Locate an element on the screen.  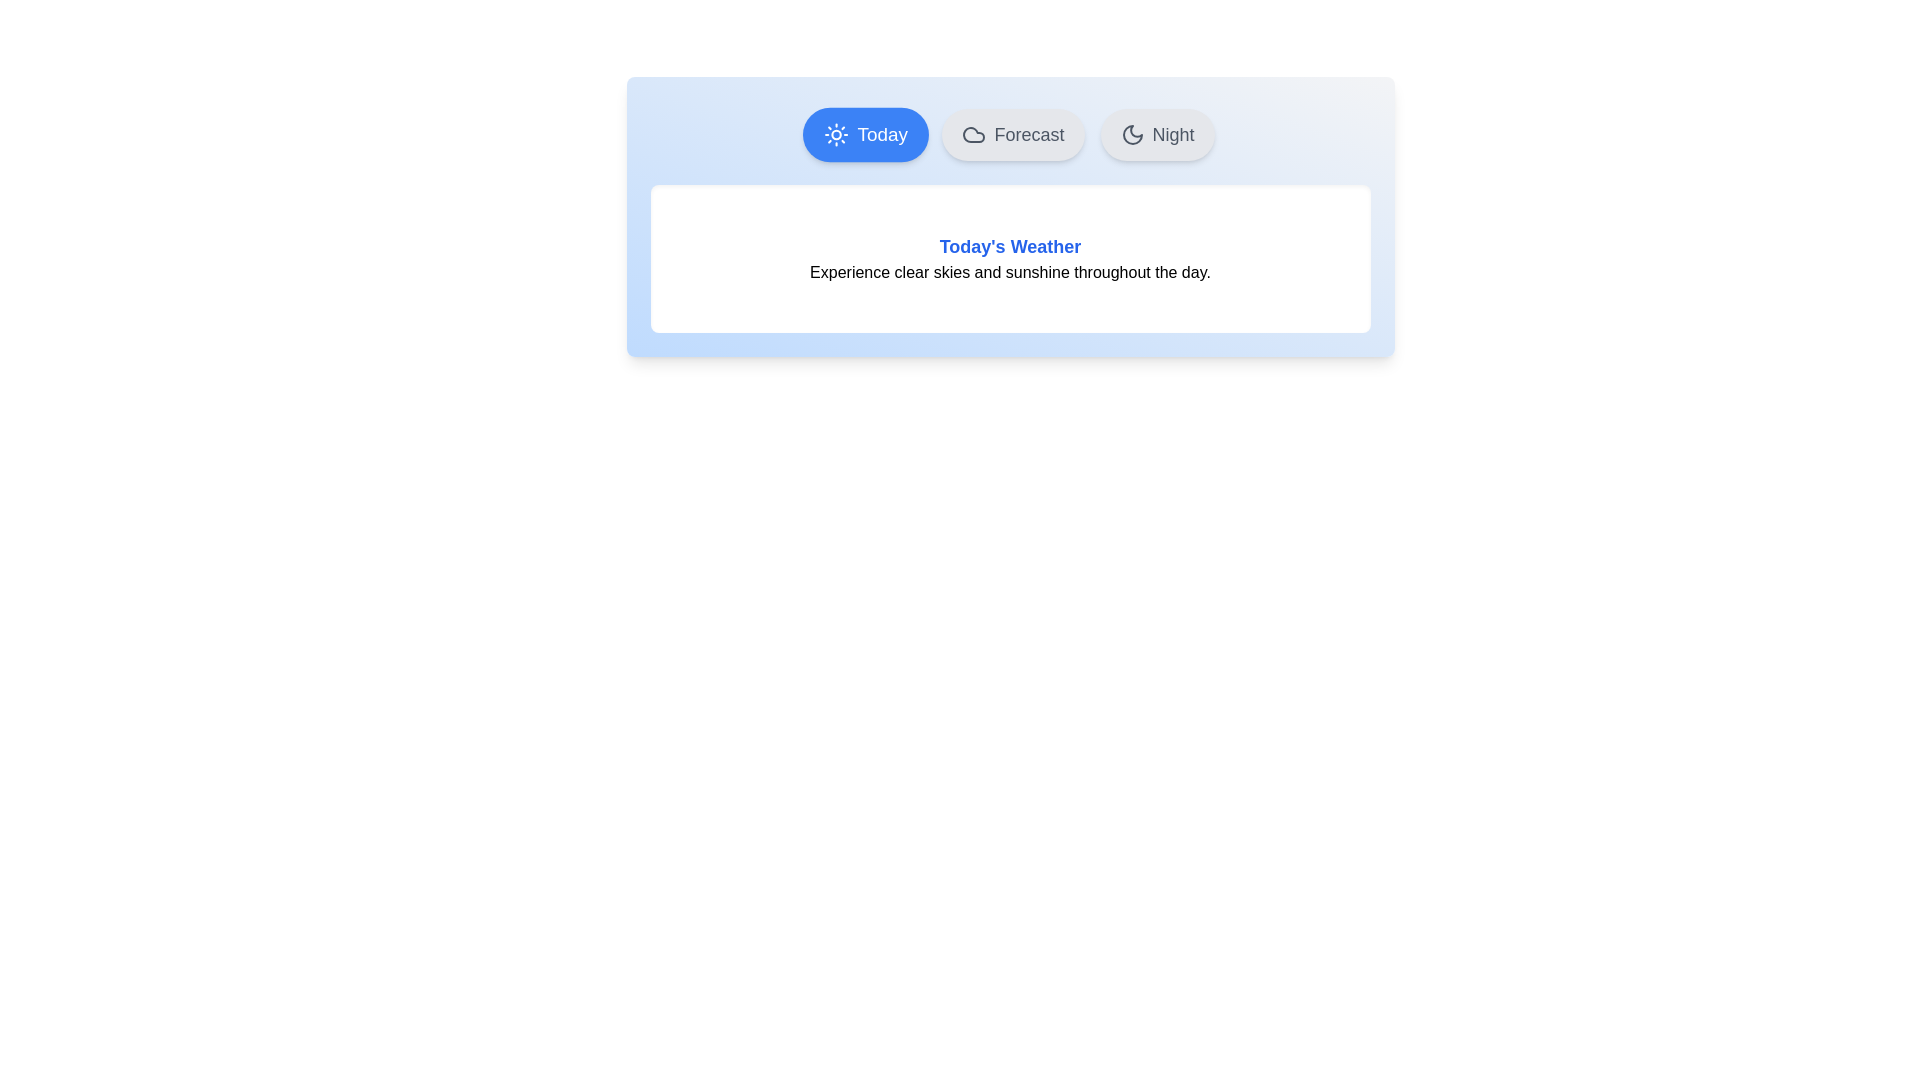
the Night tab by clicking on it is located at coordinates (1157, 135).